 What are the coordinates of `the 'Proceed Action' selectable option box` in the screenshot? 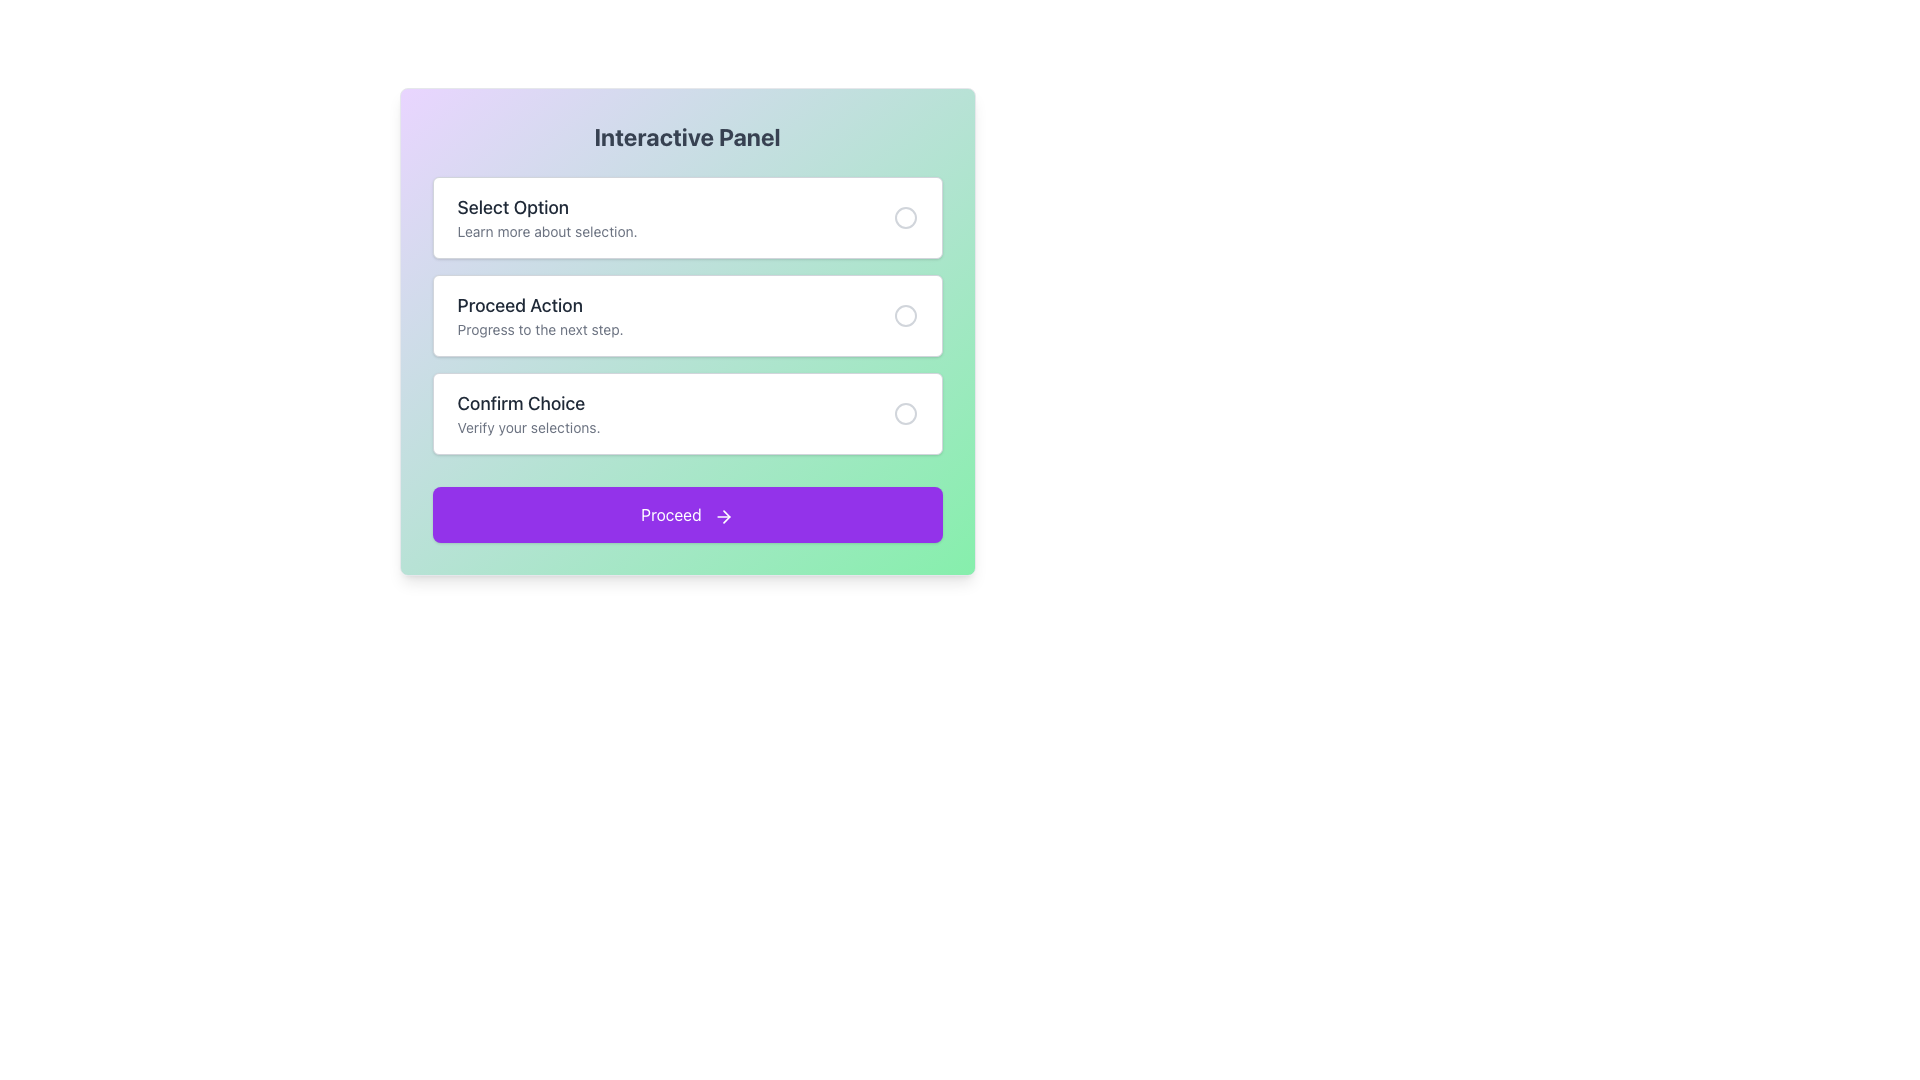 It's located at (687, 315).